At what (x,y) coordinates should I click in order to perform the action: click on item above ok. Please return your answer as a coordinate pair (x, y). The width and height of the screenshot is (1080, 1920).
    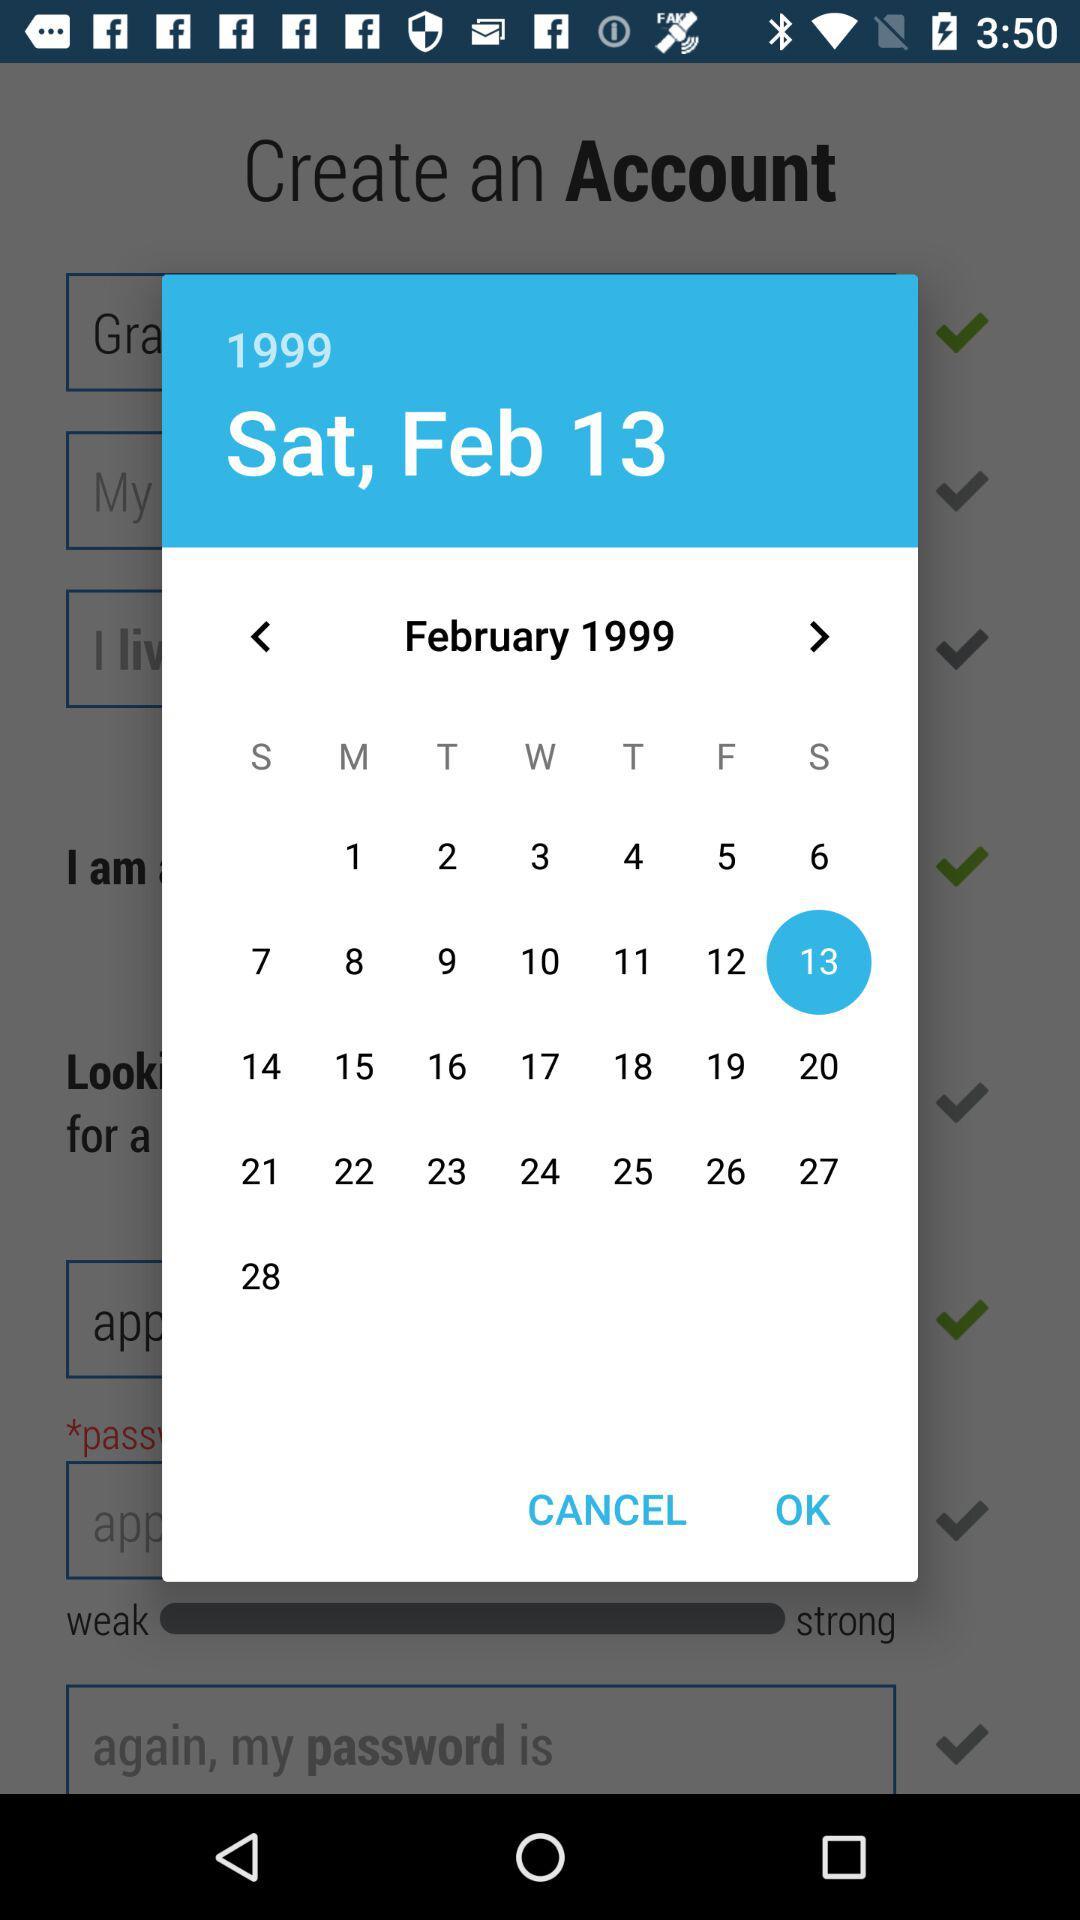
    Looking at the image, I should click on (818, 635).